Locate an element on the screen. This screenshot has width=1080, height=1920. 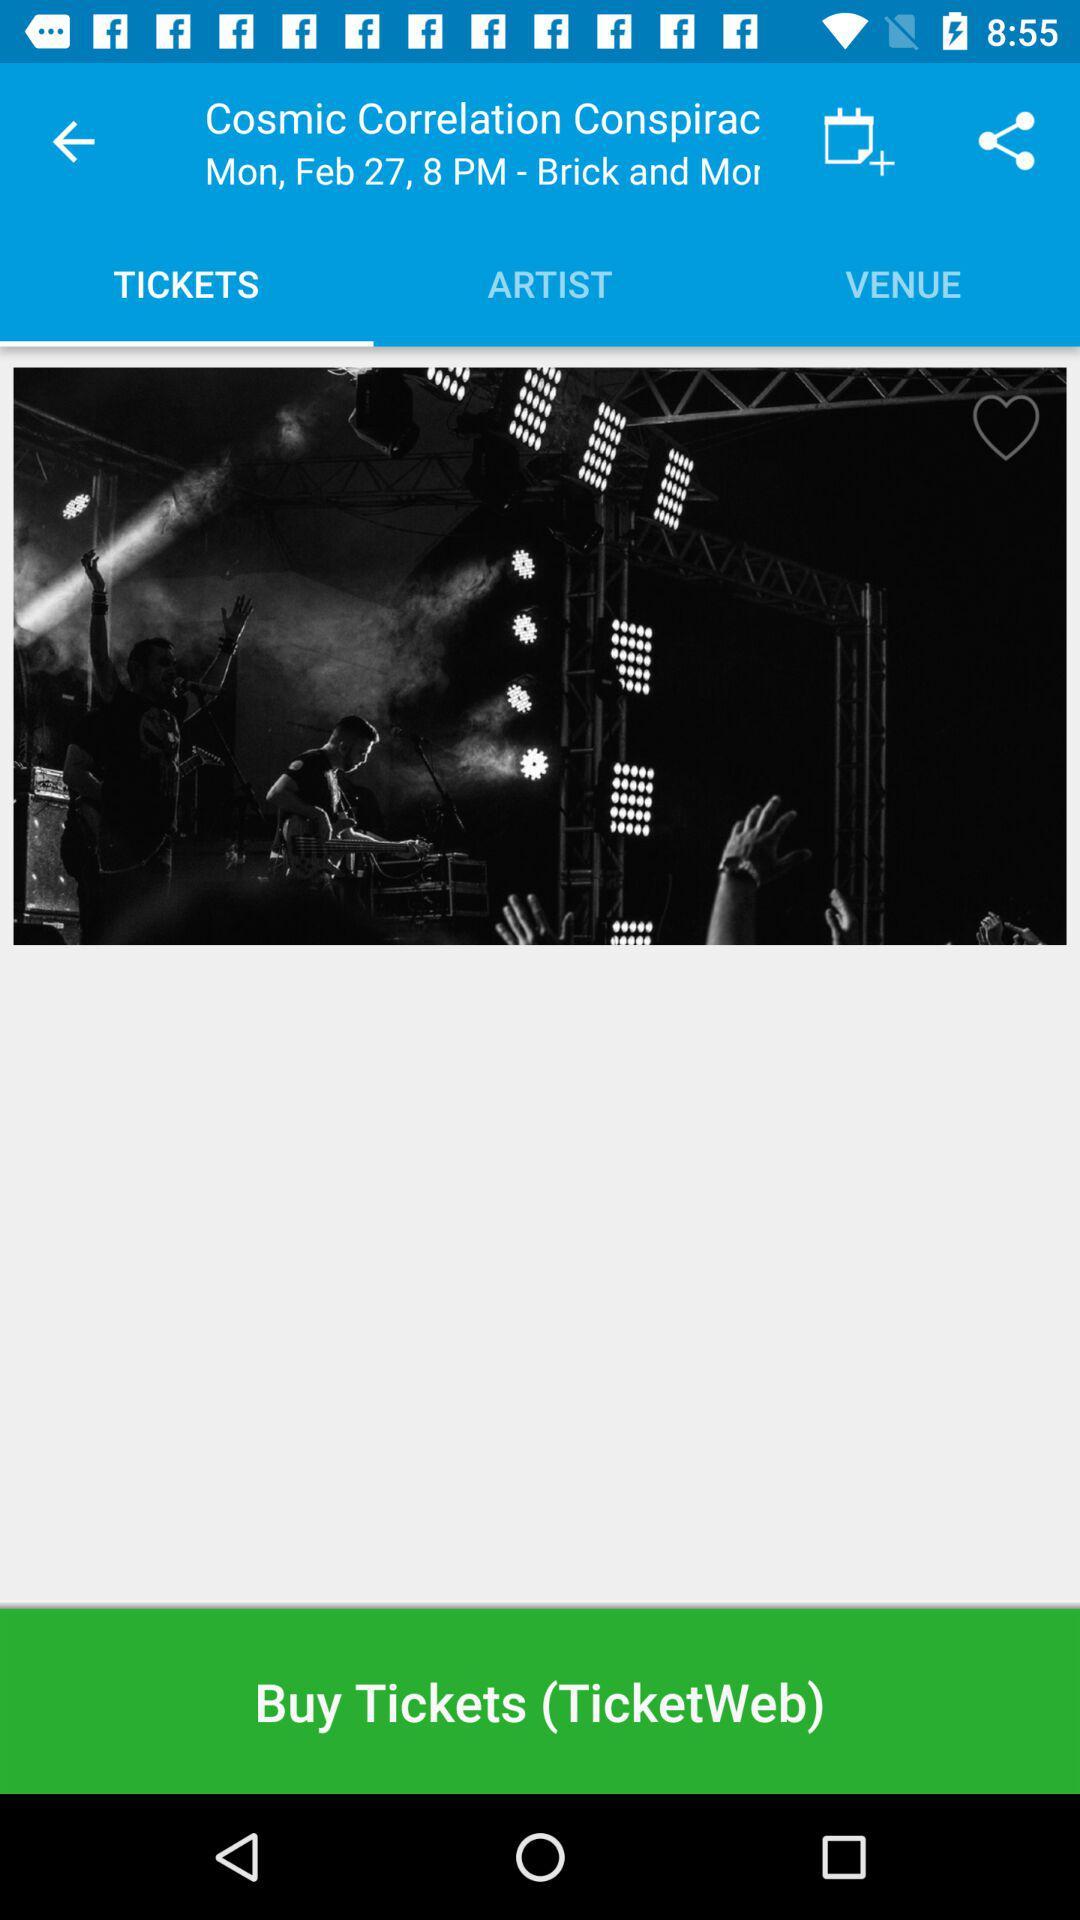
item above venue item is located at coordinates (1006, 140).